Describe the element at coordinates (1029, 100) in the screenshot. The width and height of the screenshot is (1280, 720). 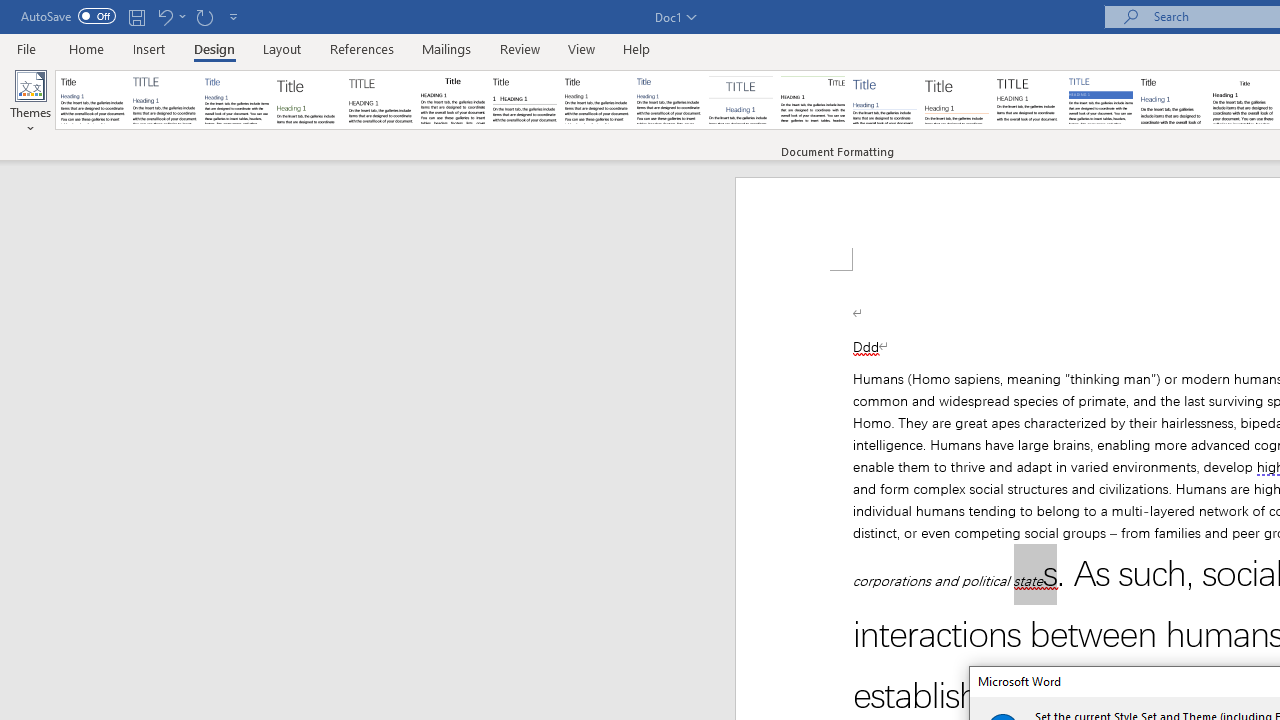
I see `'Minimalist'` at that location.